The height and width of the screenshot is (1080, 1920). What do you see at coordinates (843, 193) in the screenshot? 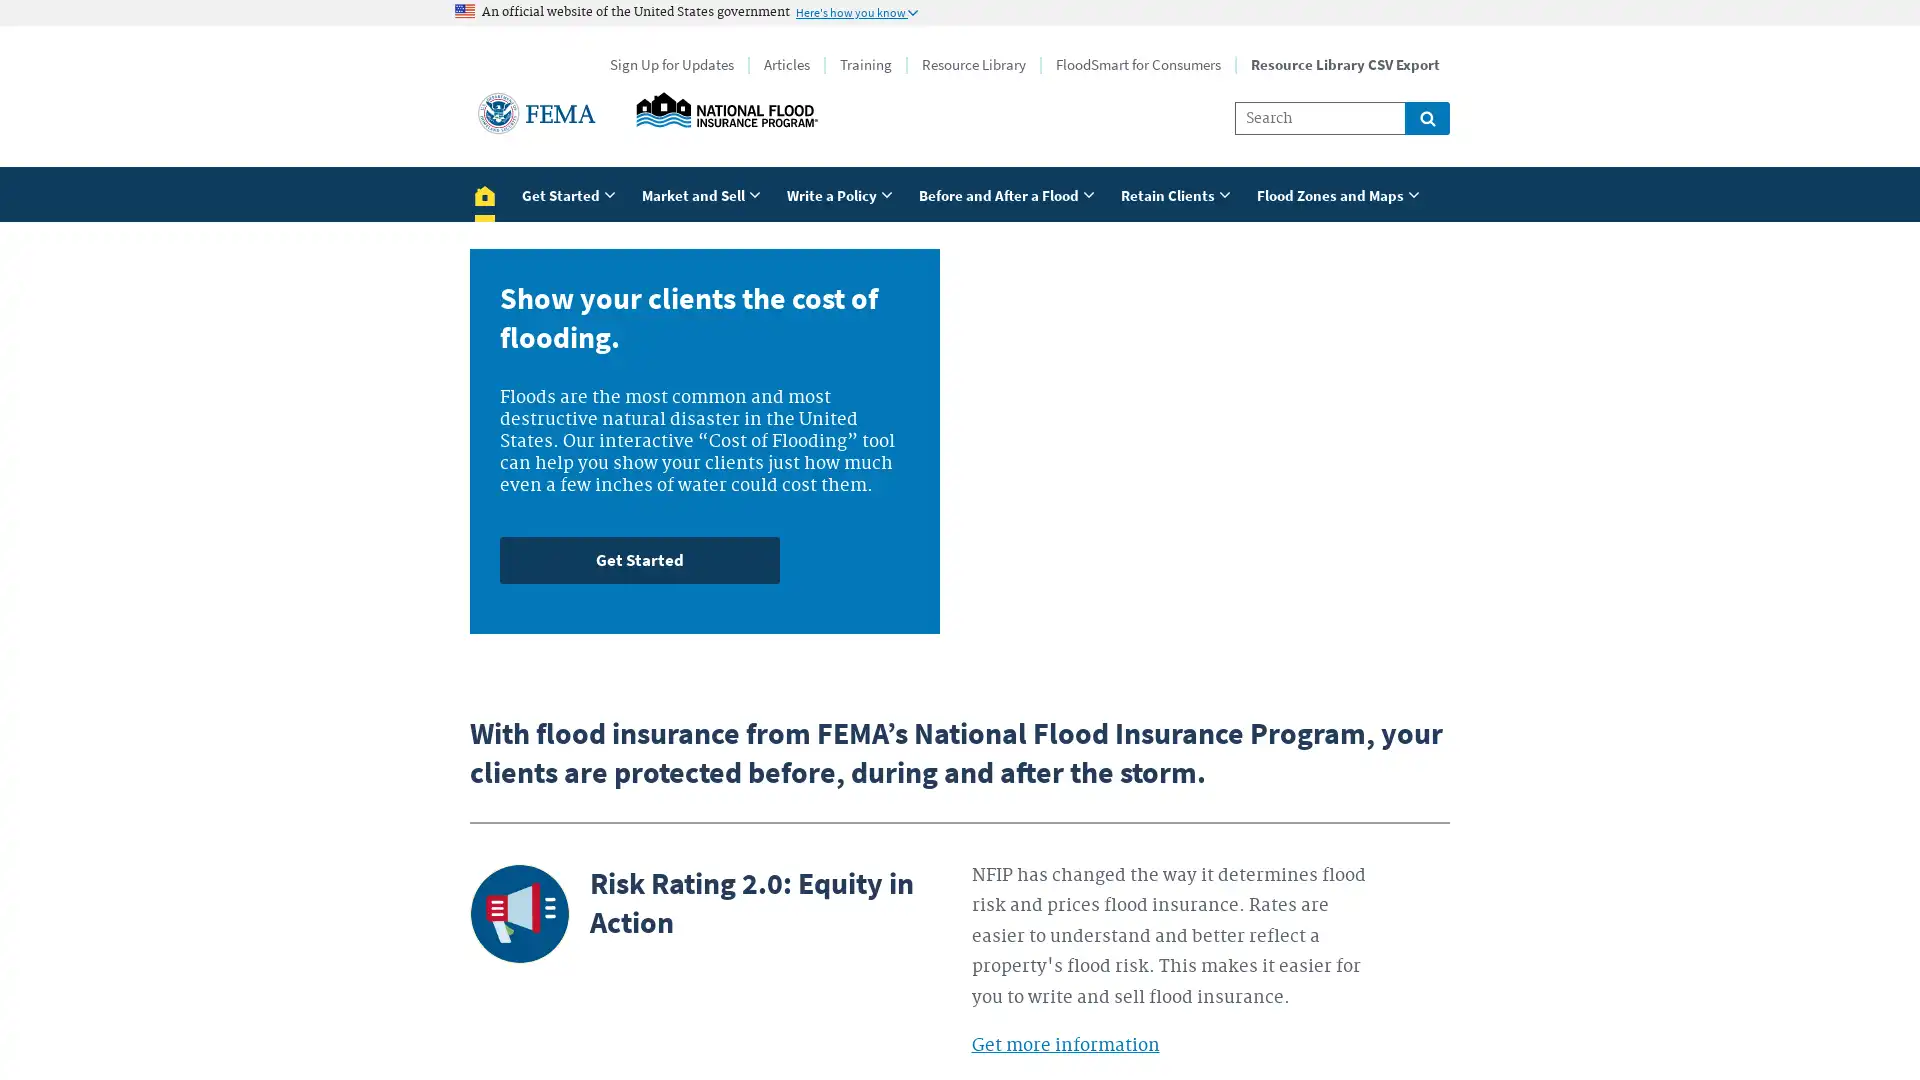
I see `Use <enter> and shift + <enter> to open and close the drop down to sub-menus` at bounding box center [843, 193].